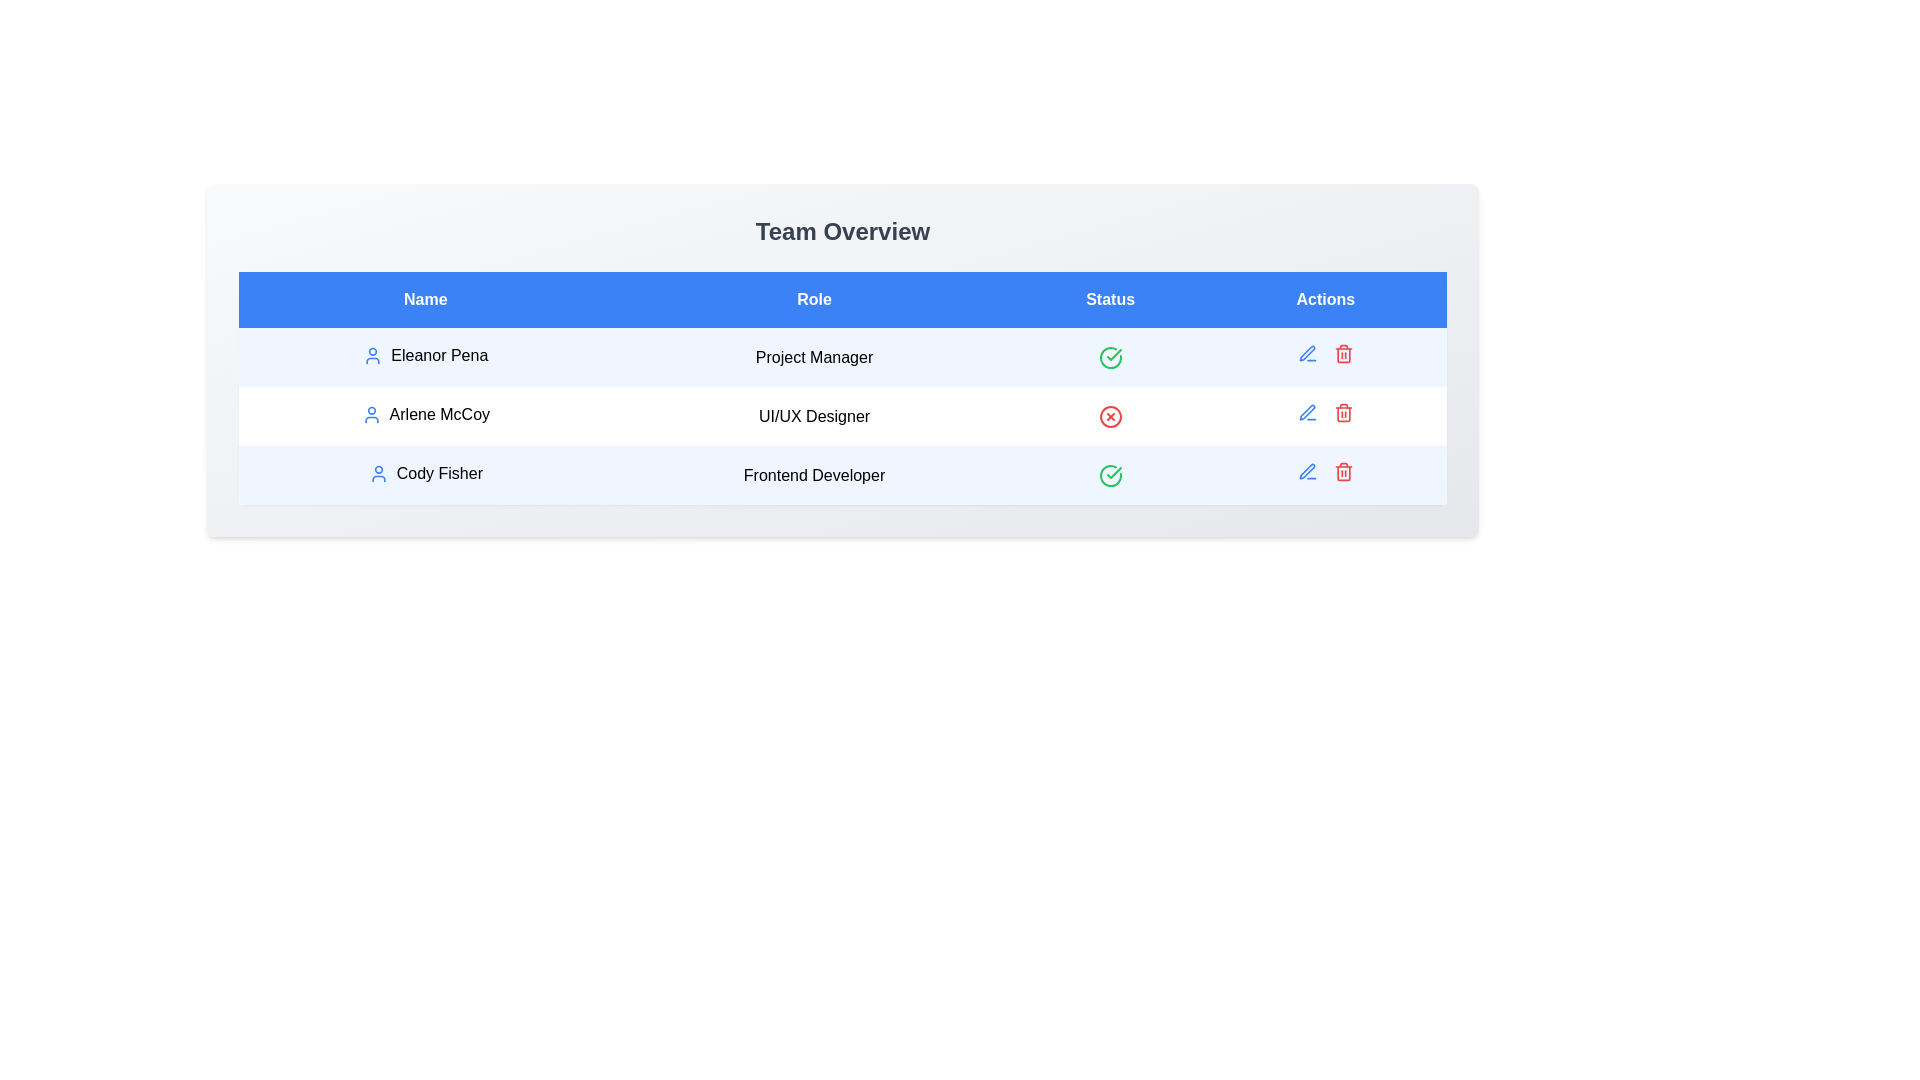  Describe the element at coordinates (1109, 300) in the screenshot. I see `the 'Status' header label in the data table, which is the third item in the horizontal list of header cells` at that location.